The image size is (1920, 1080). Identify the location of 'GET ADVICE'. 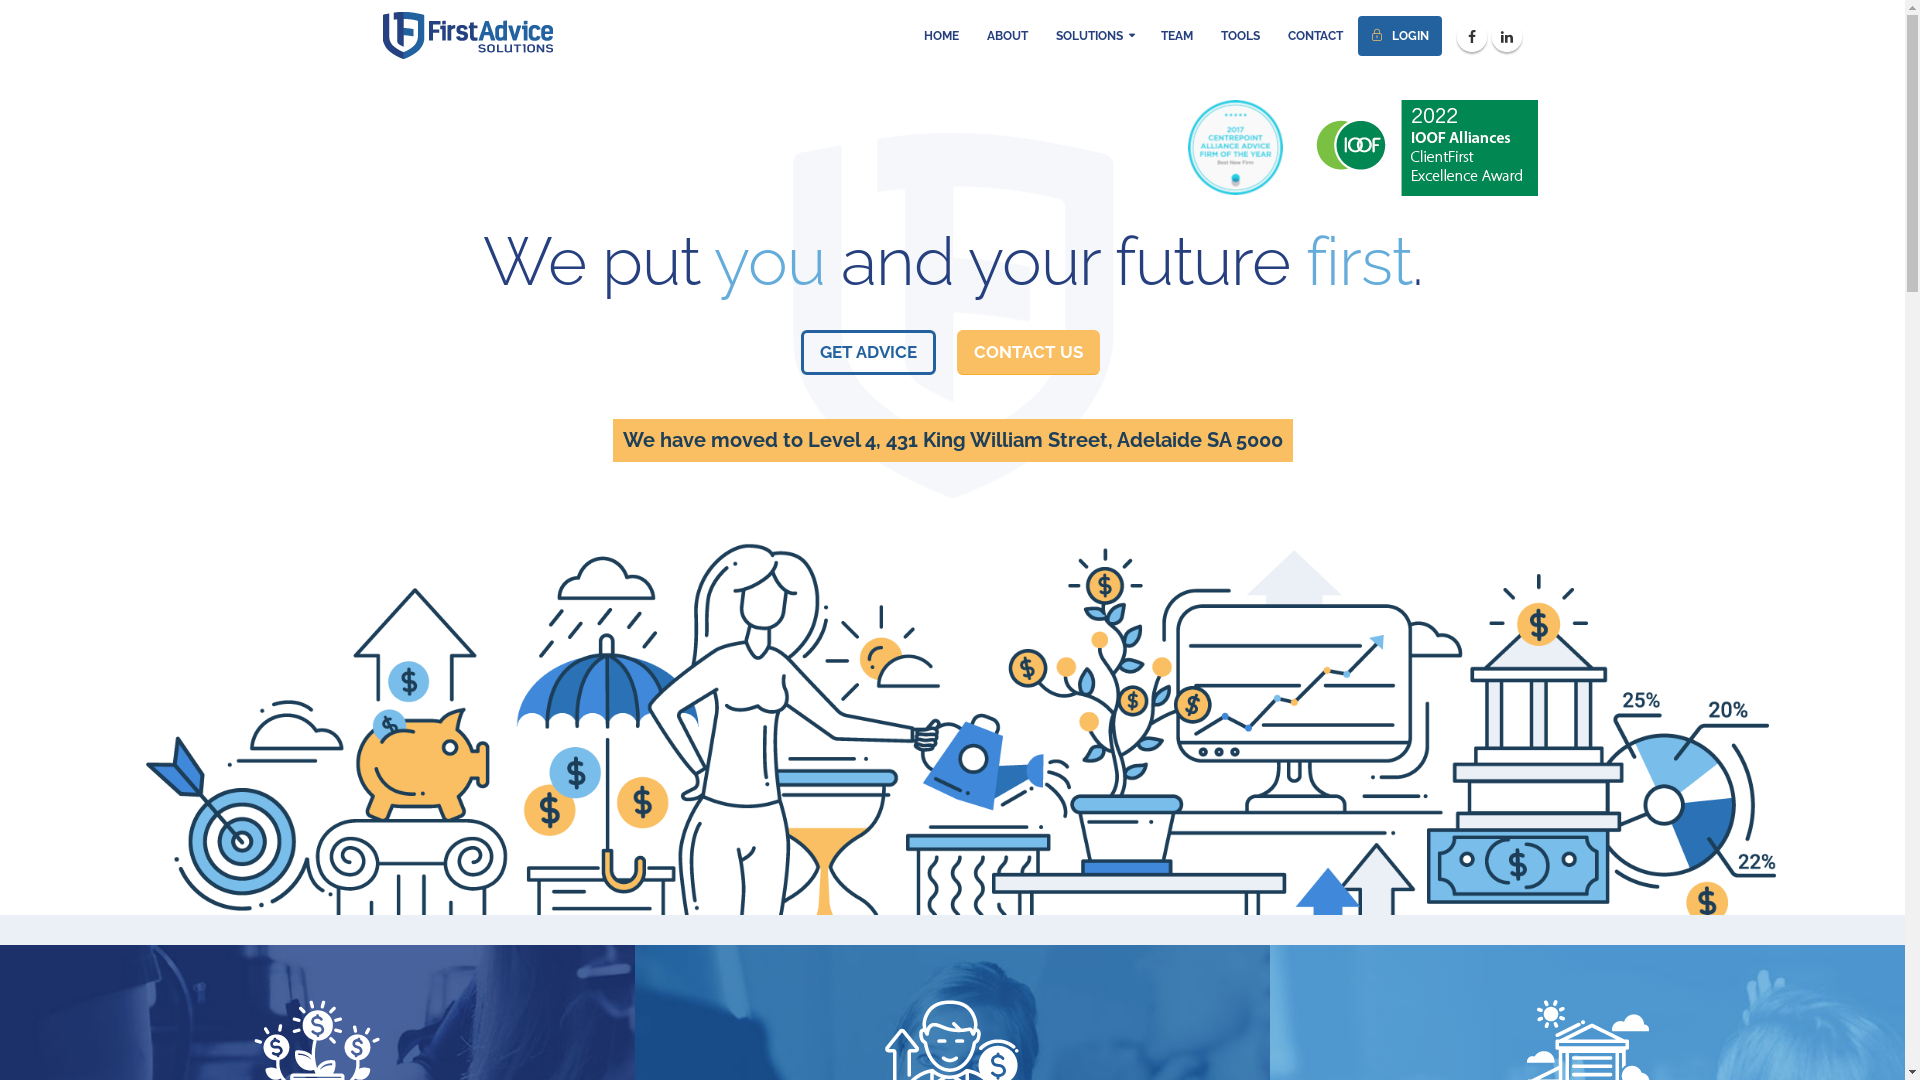
(867, 350).